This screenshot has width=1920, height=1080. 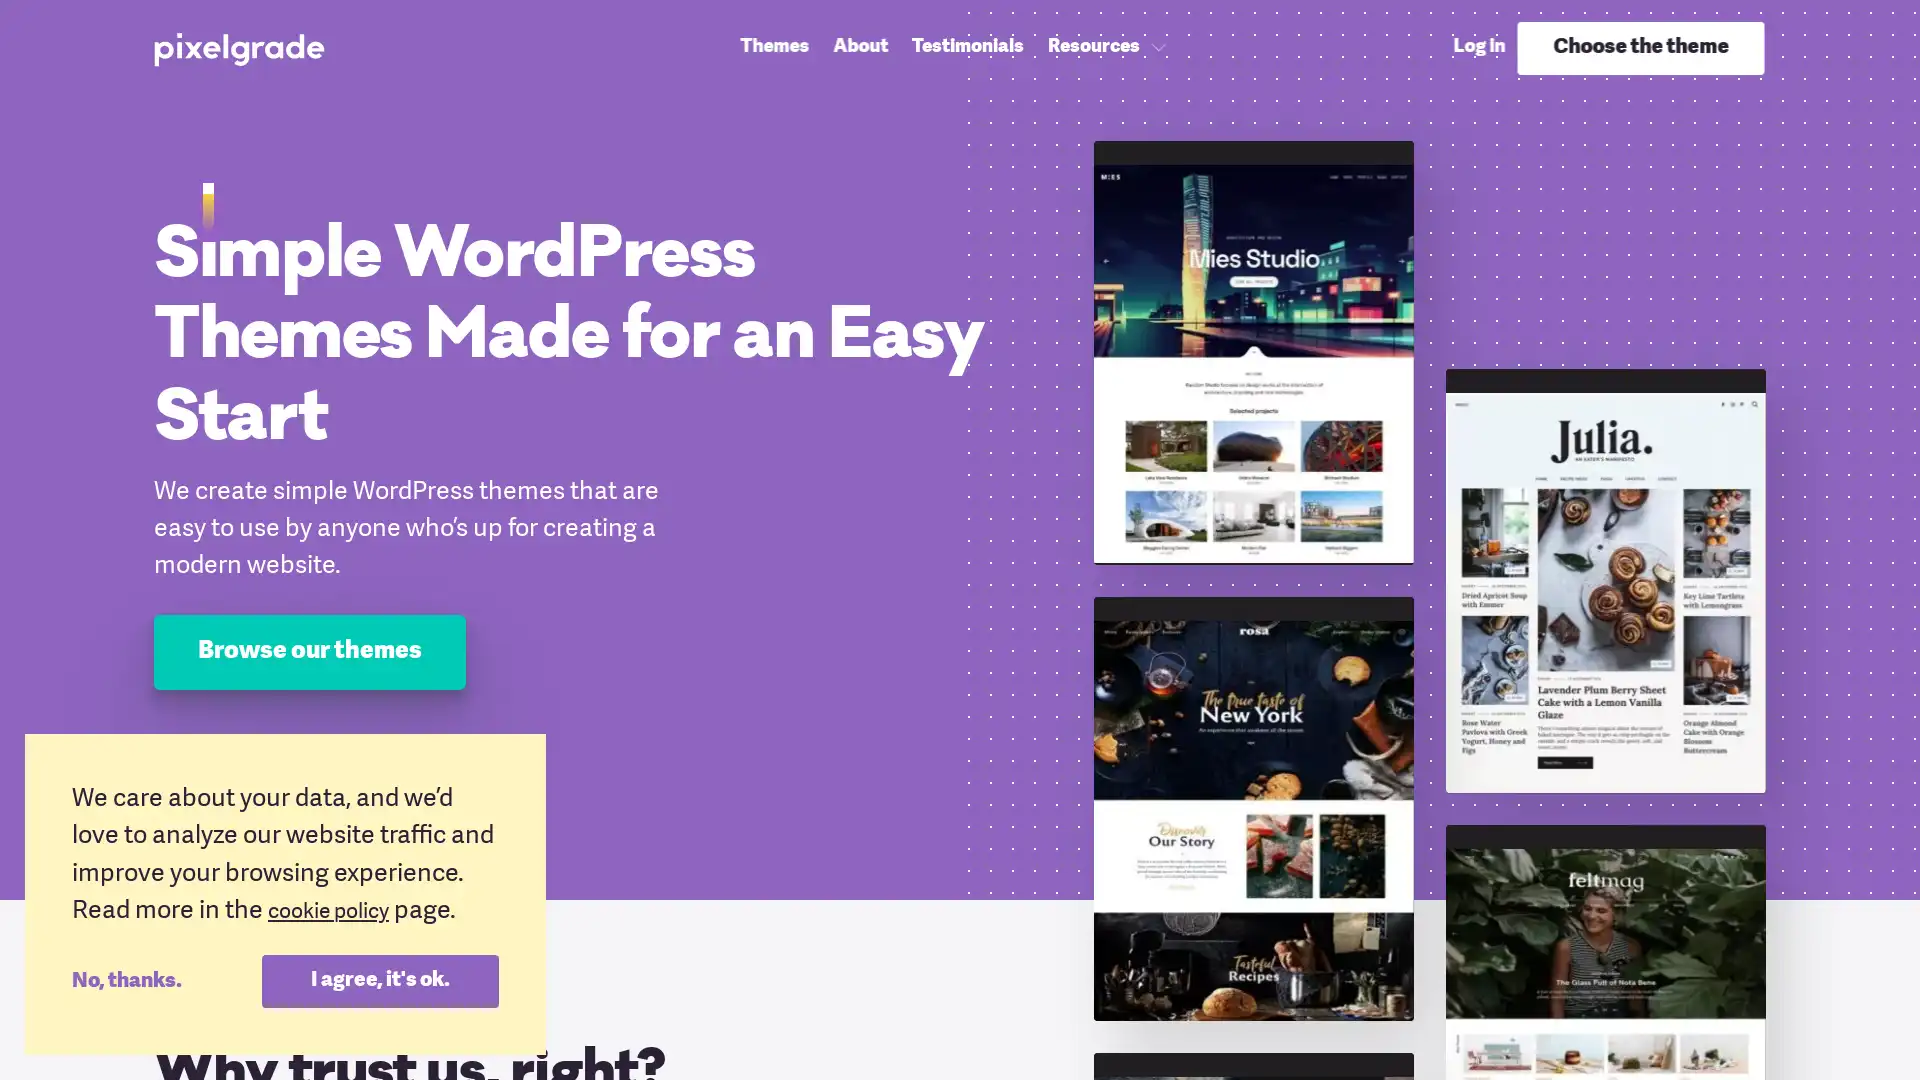 What do you see at coordinates (166, 979) in the screenshot?
I see `No, thanks.` at bounding box center [166, 979].